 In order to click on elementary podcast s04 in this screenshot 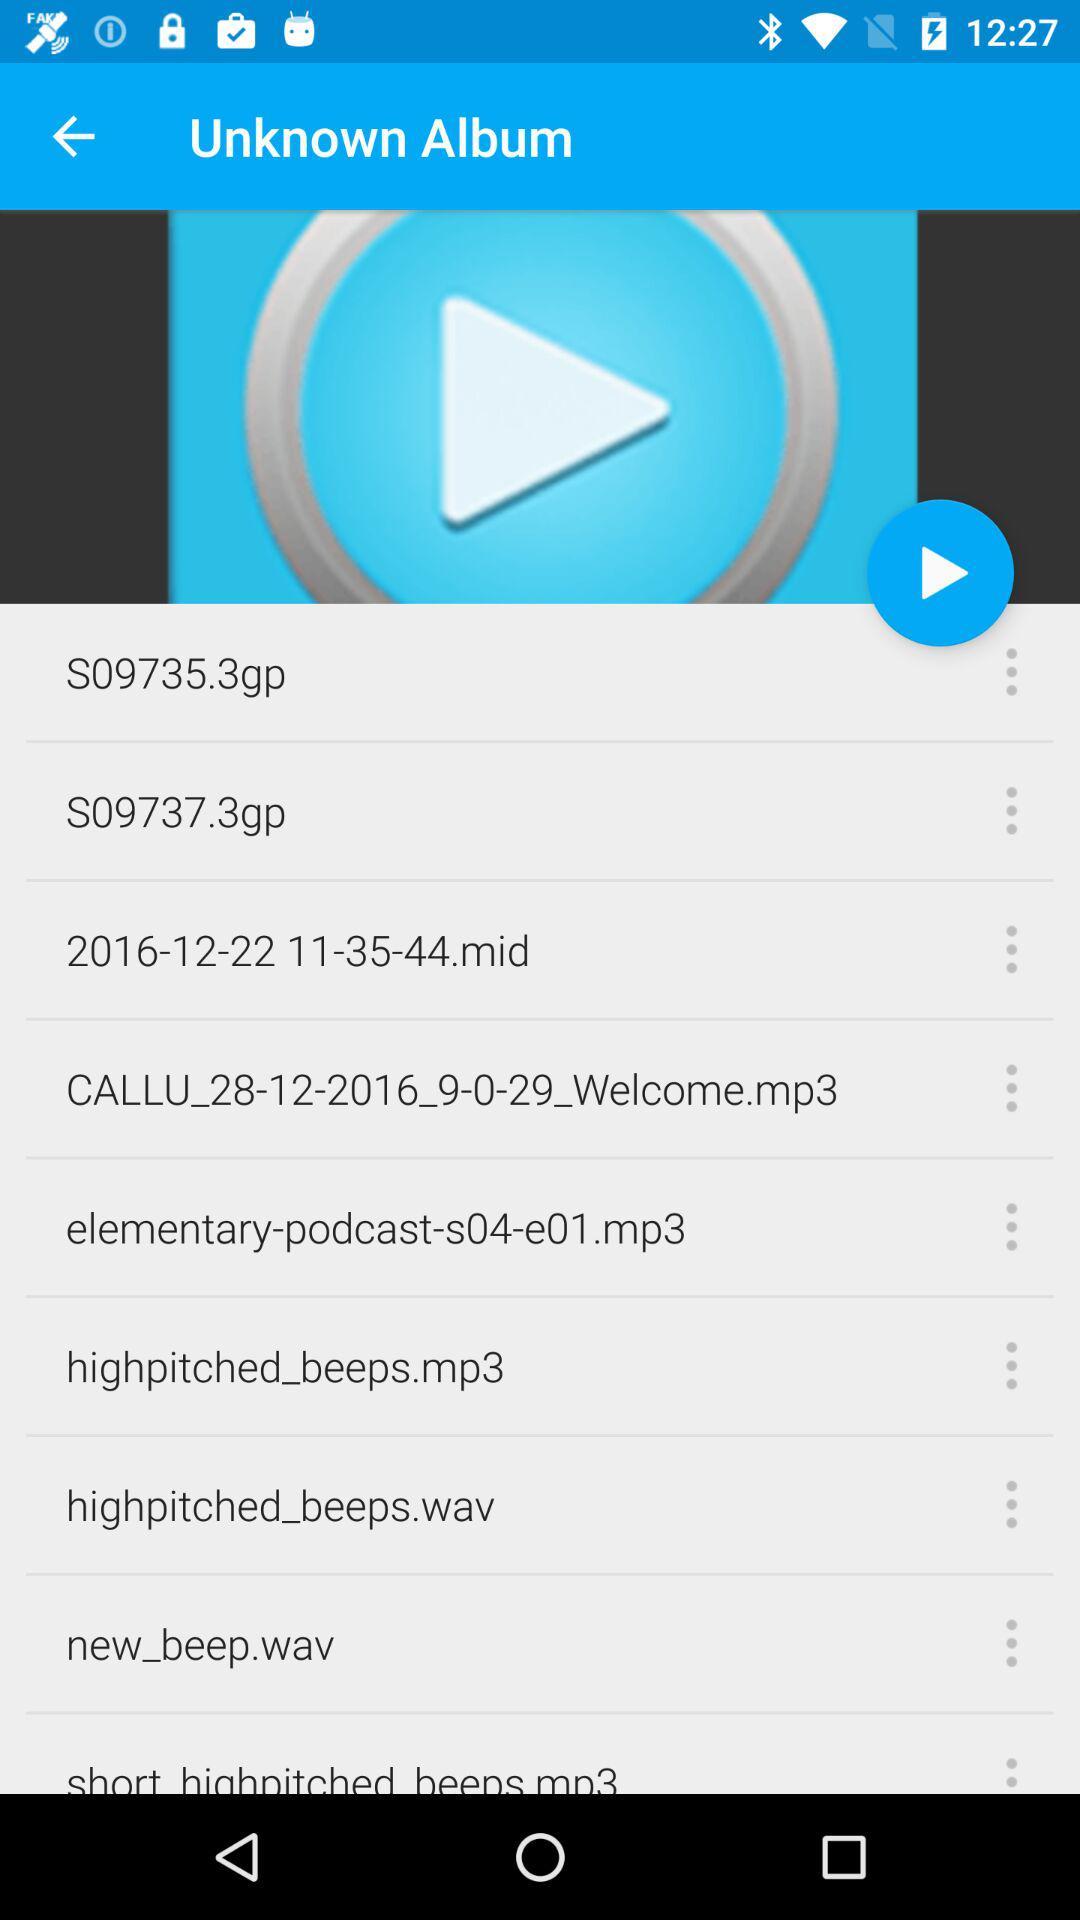, I will do `click(376, 1226)`.